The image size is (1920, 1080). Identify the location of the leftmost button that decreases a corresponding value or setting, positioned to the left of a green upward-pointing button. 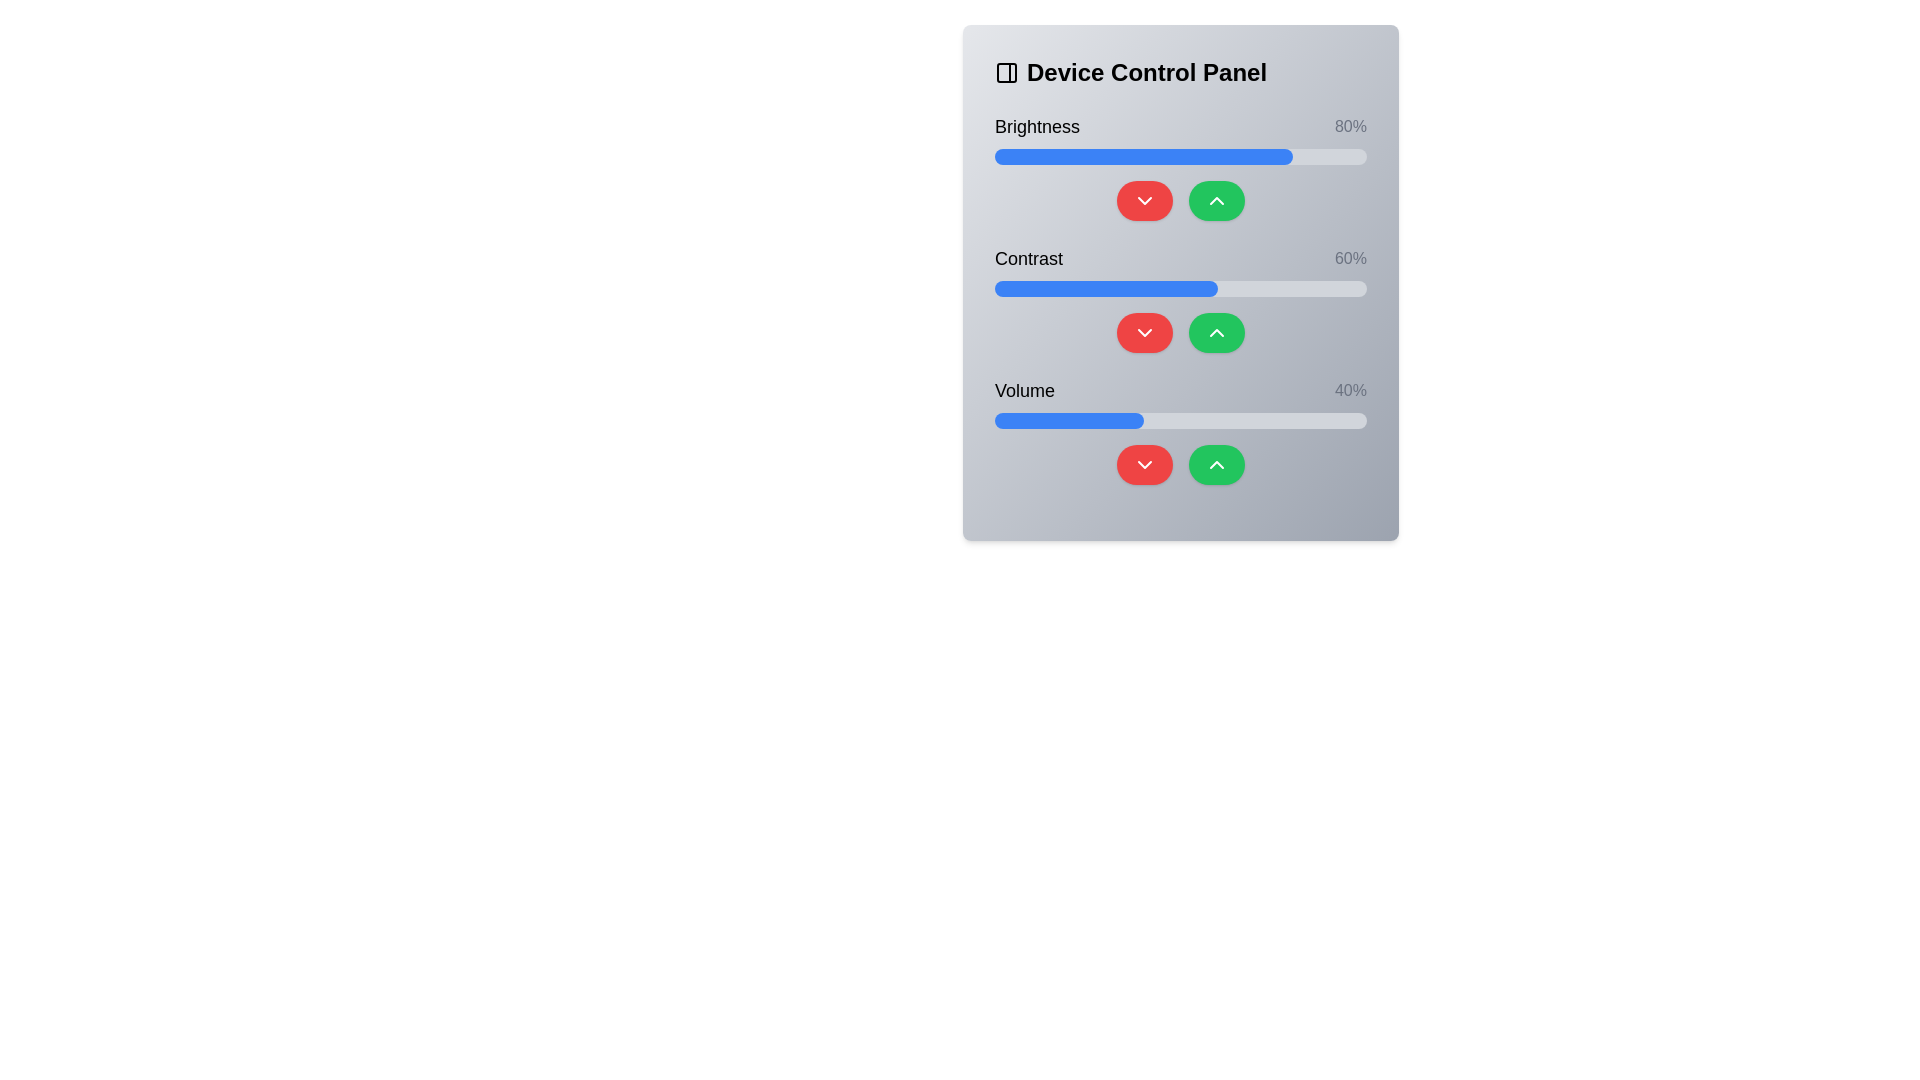
(1145, 200).